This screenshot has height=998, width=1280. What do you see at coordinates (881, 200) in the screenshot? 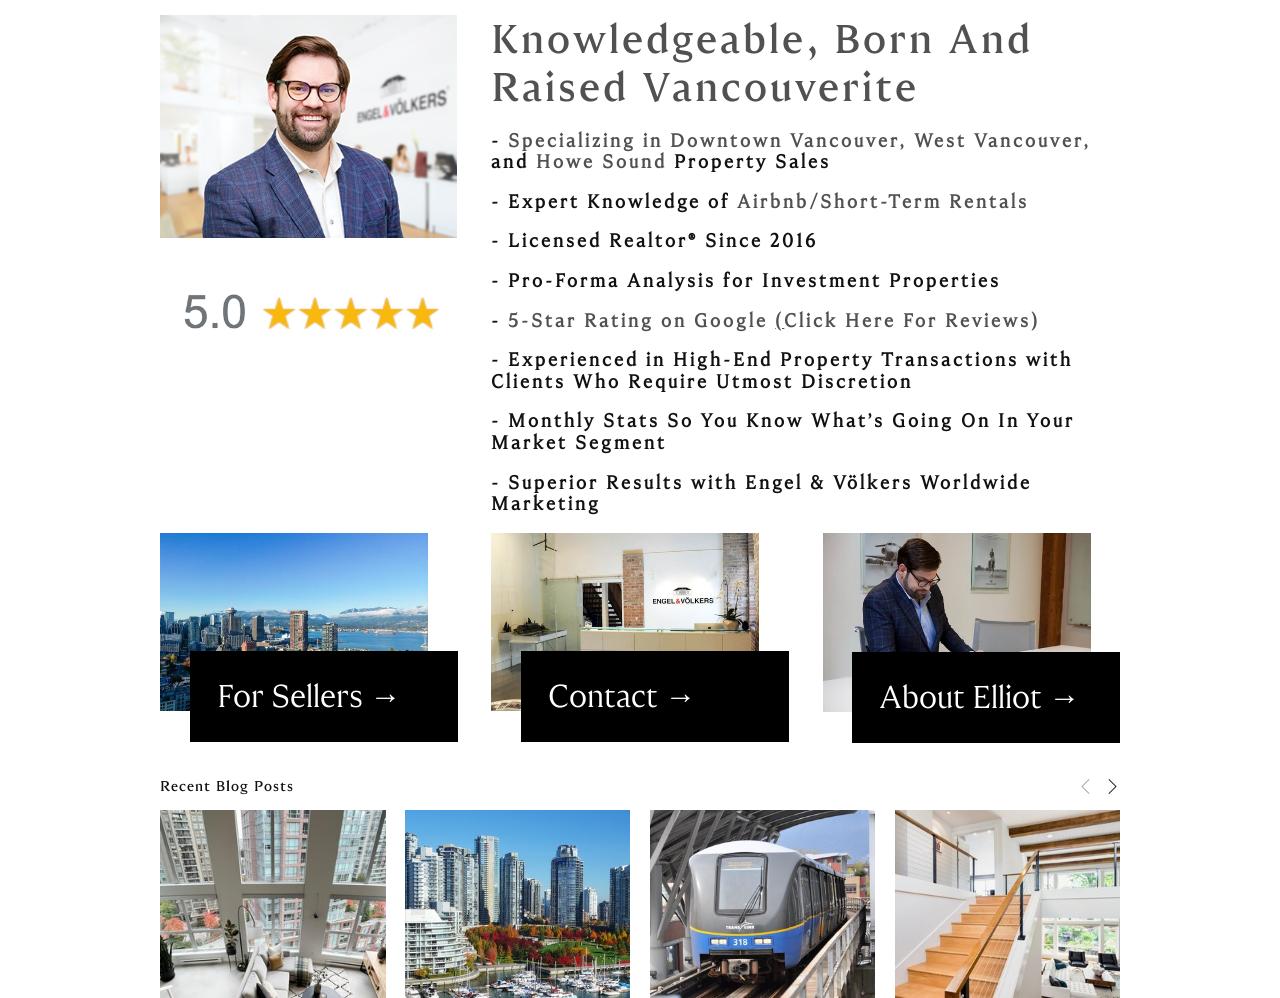
I see `'Airbnb/Short-Term Rentals'` at bounding box center [881, 200].